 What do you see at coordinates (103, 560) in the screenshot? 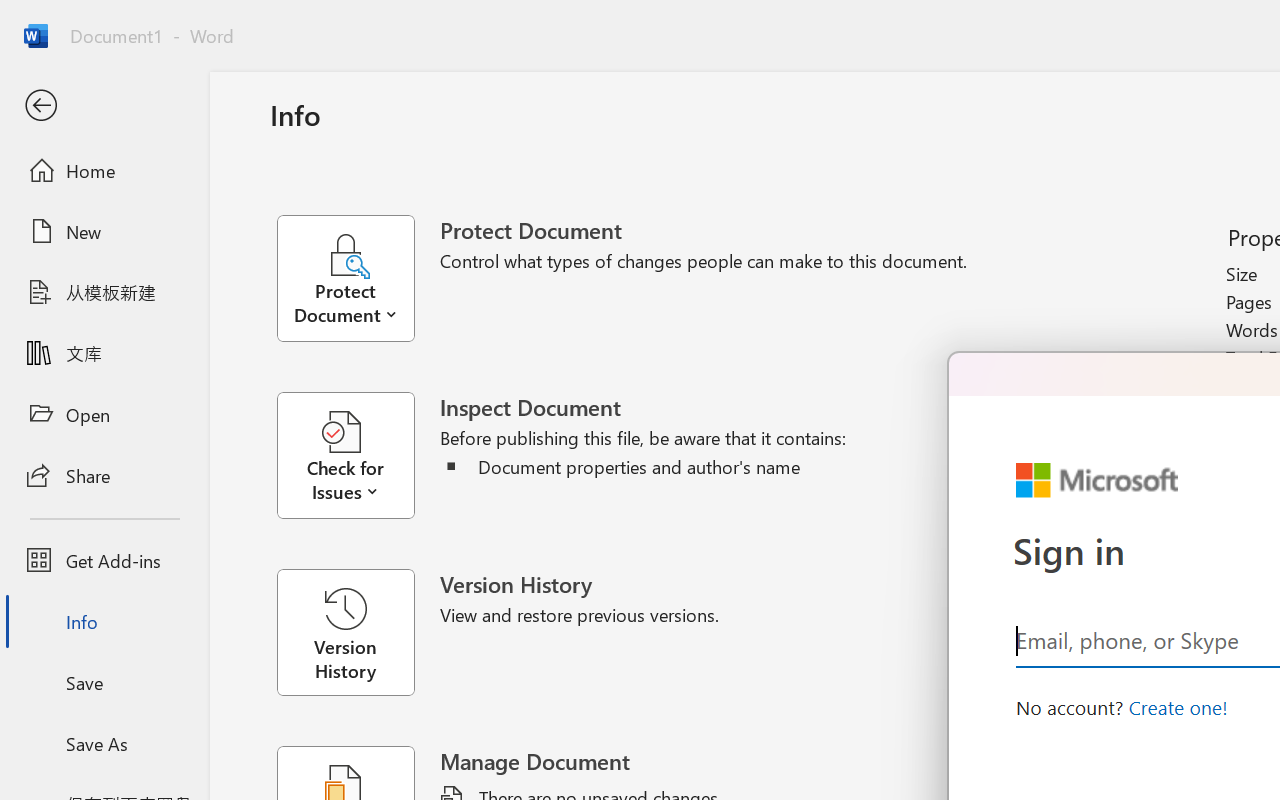
I see `'Get Add-ins'` at bounding box center [103, 560].